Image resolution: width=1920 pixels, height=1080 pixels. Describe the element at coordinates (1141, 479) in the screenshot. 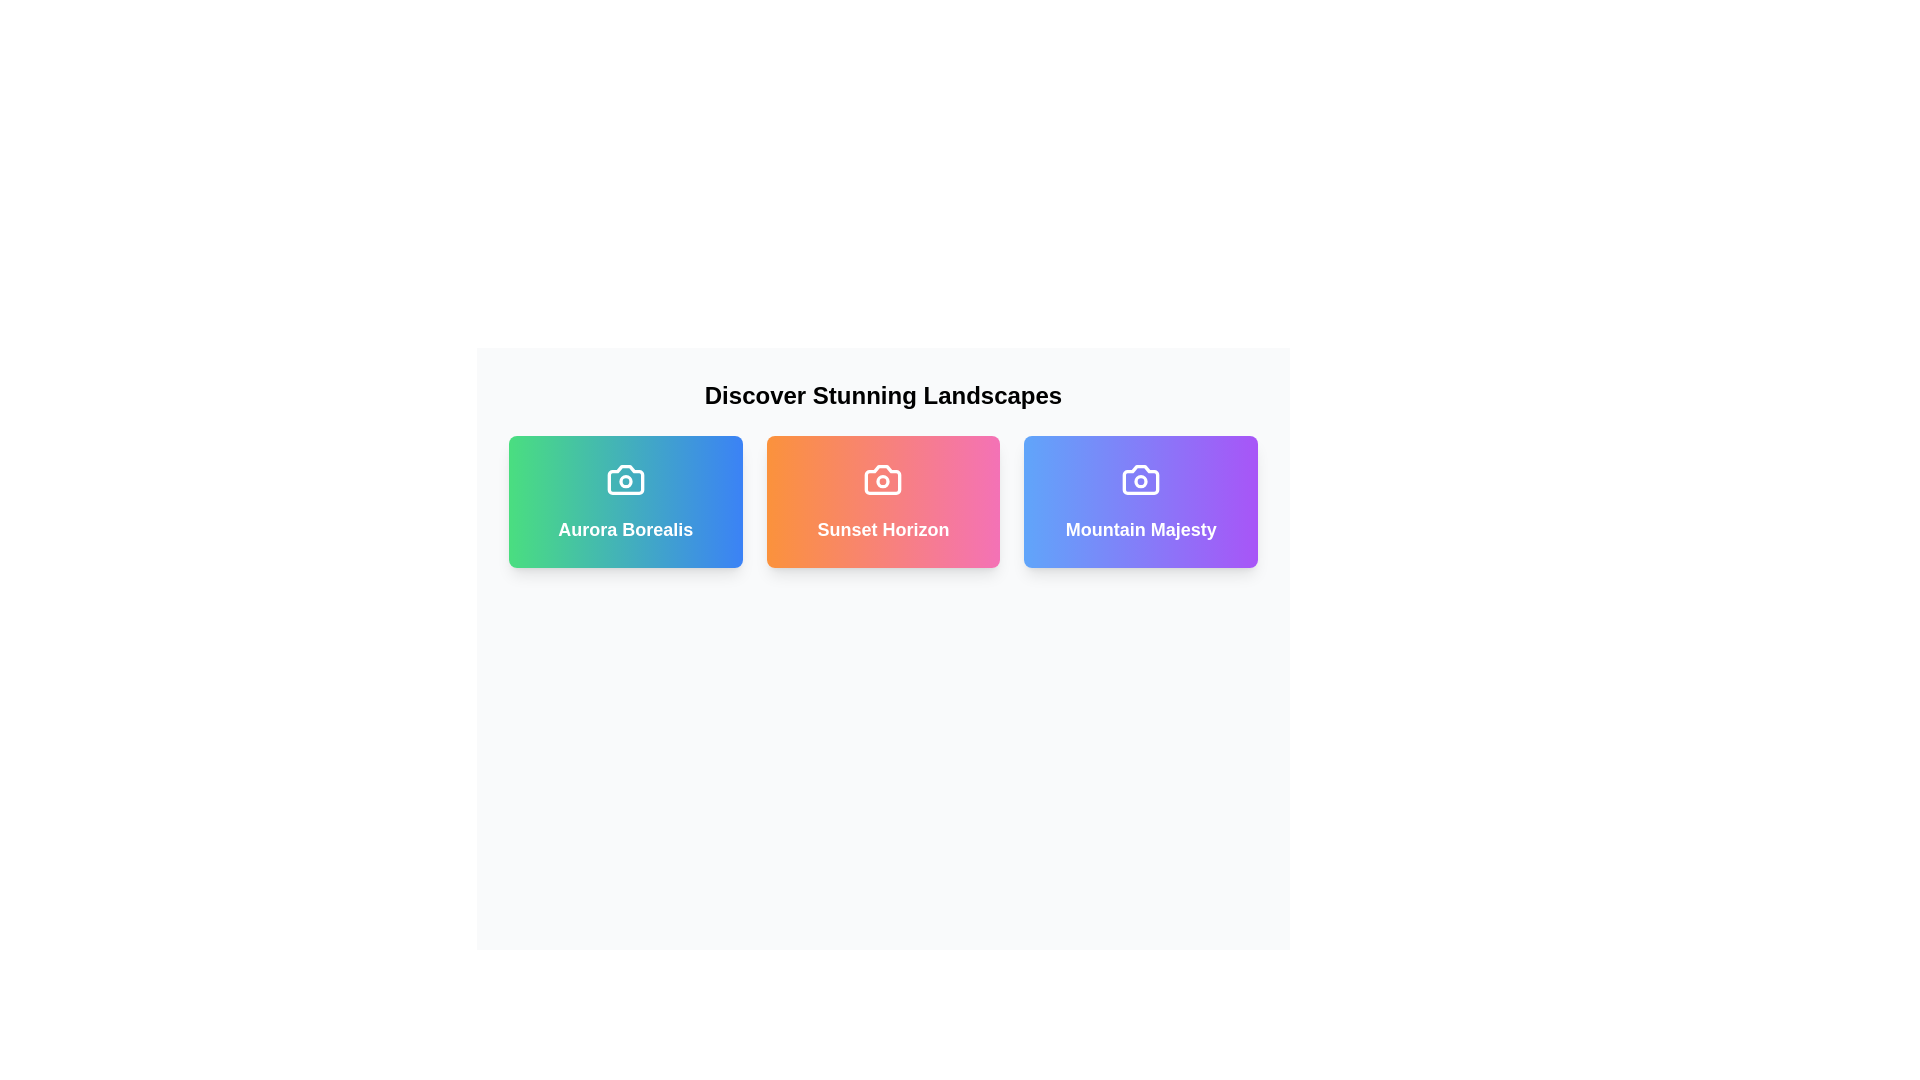

I see `the camera icon with white outlines located at the top-center of the 'Mountain Majesty' card, which has a gradient purple background` at that location.